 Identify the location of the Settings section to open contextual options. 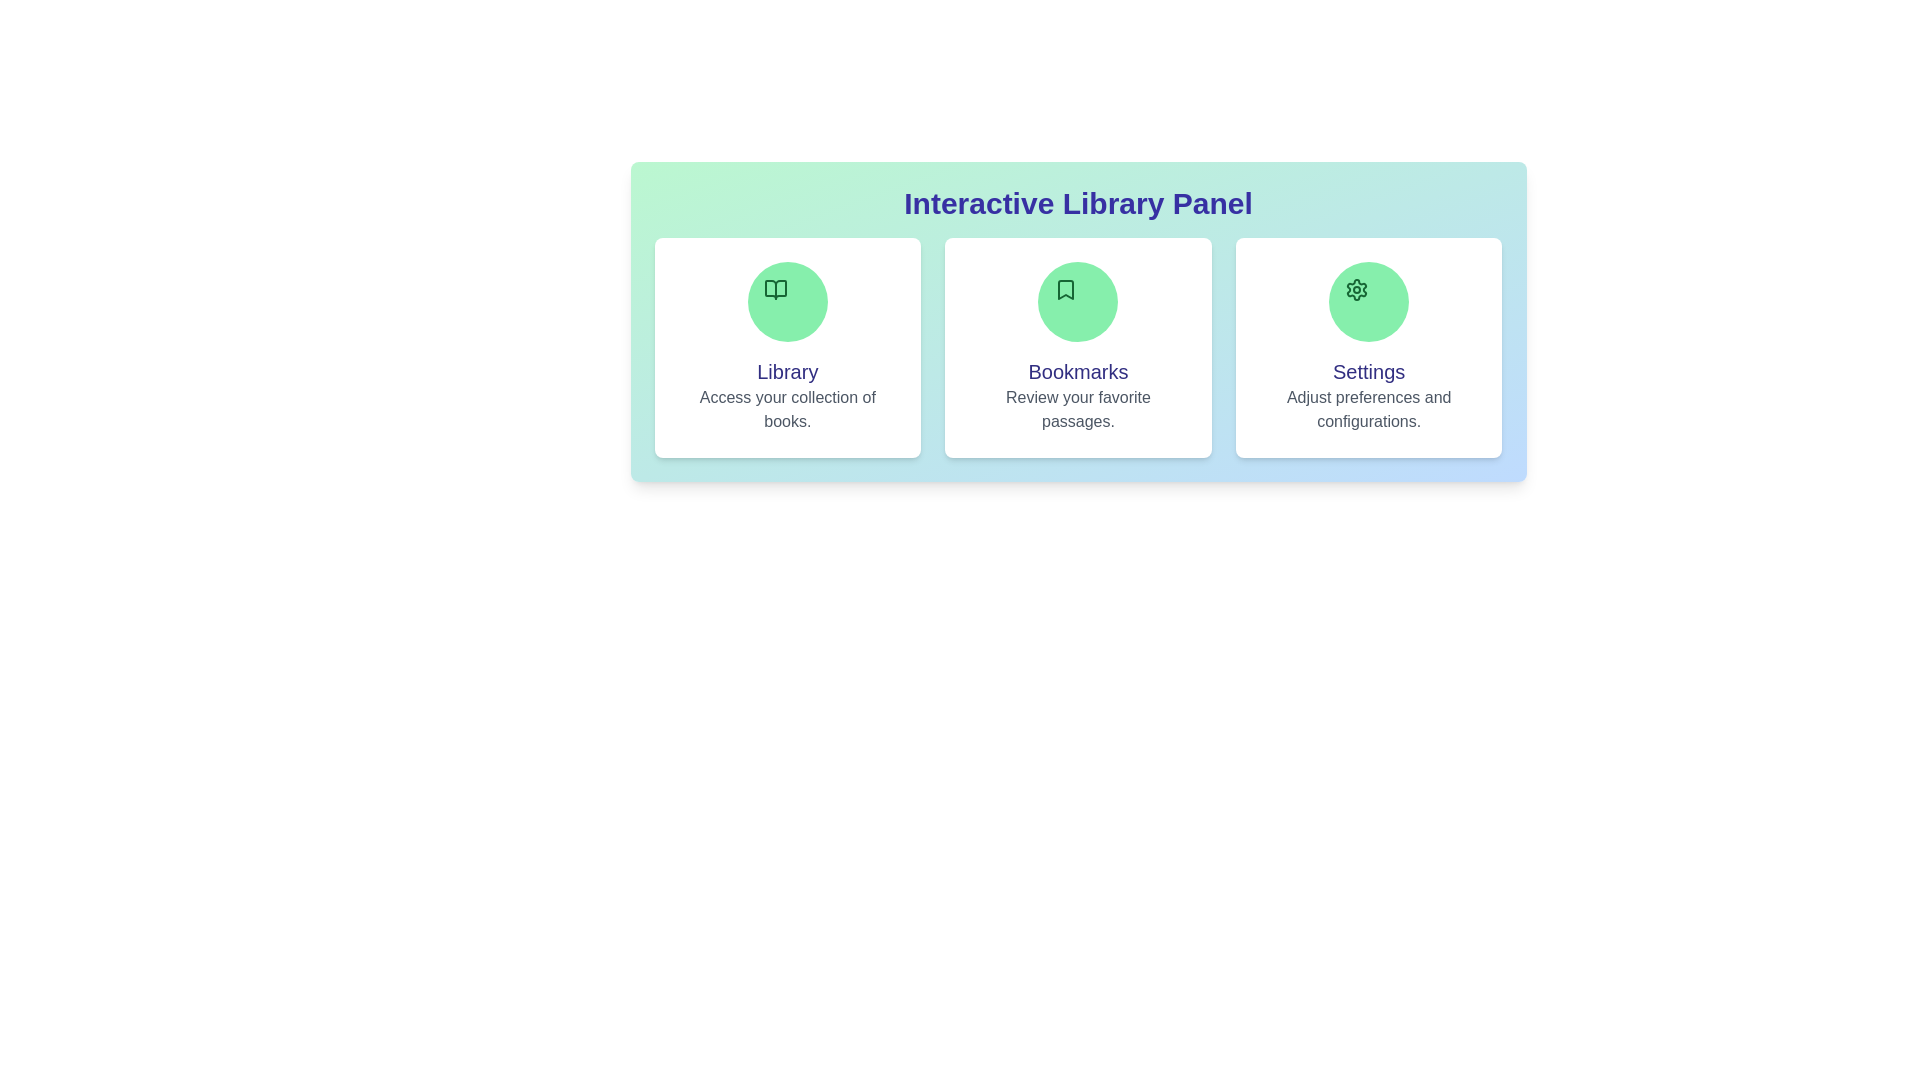
(1368, 346).